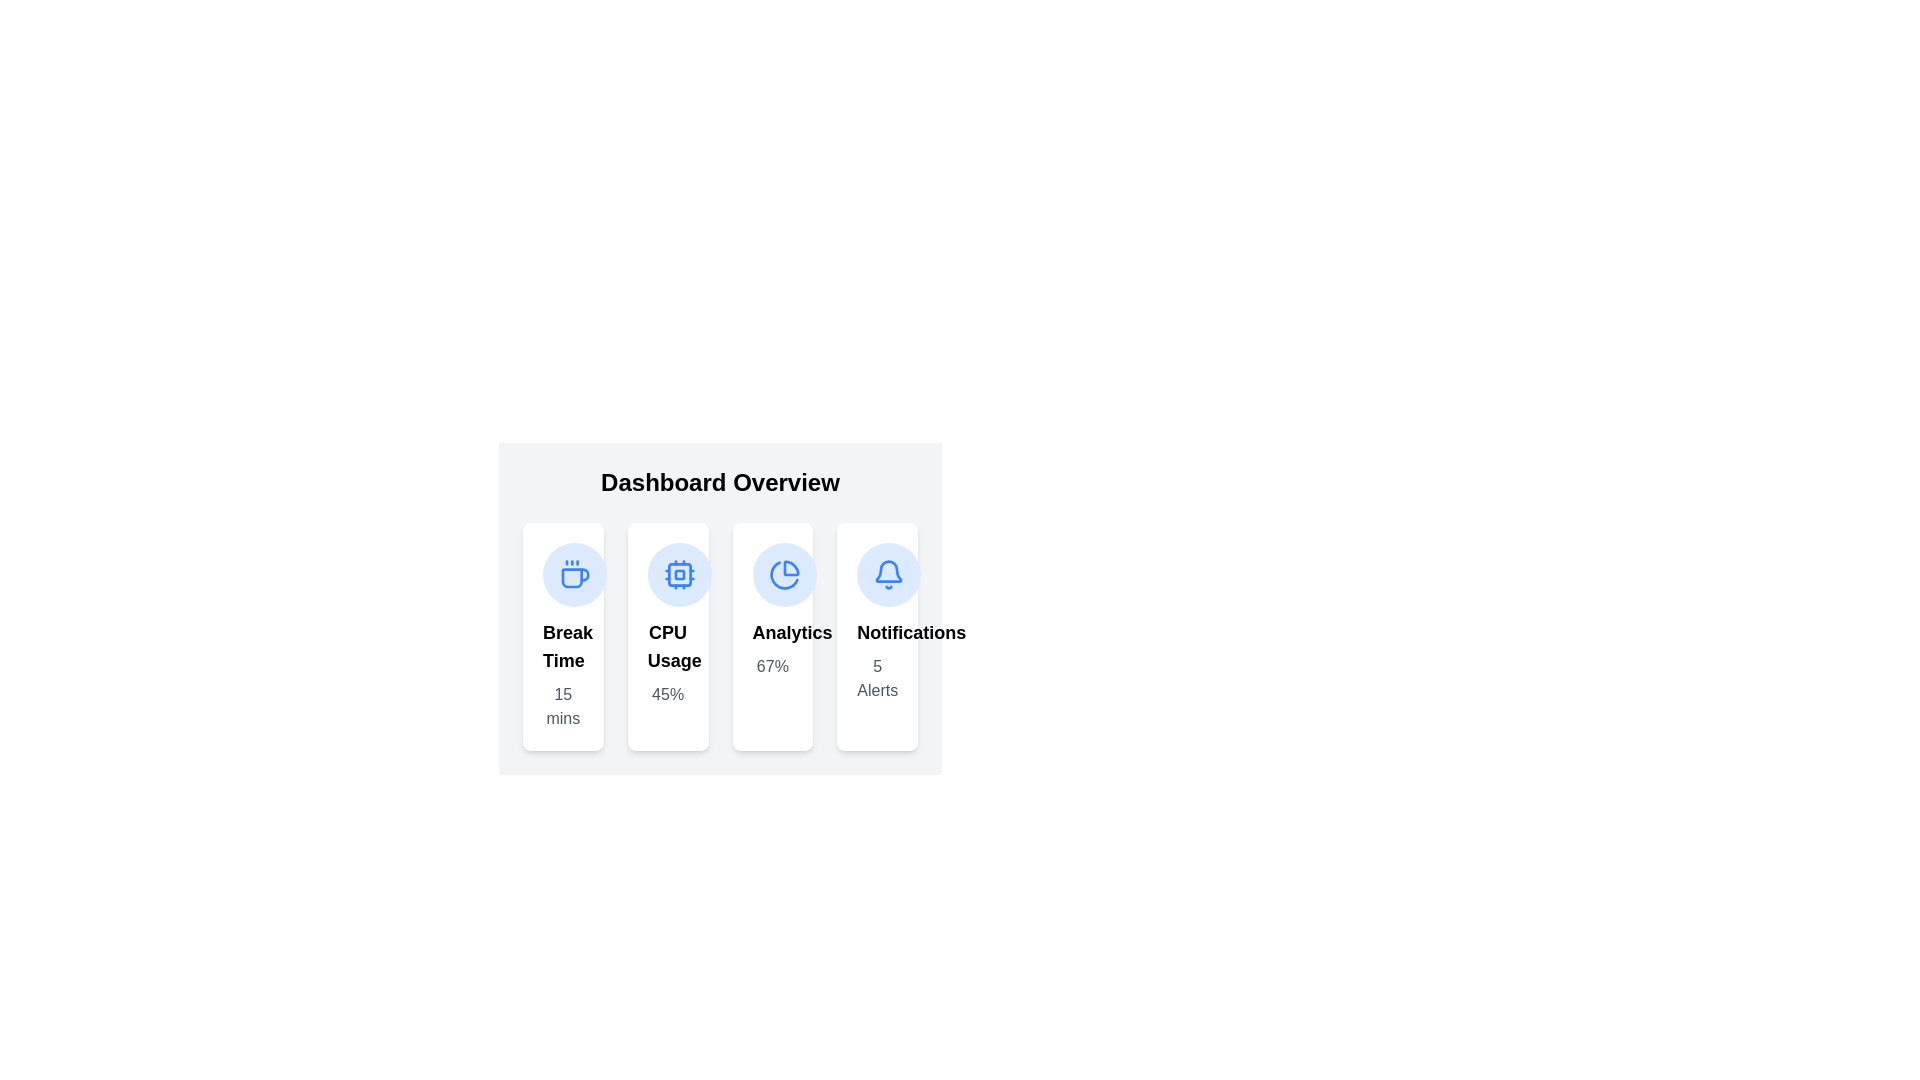 This screenshot has width=1920, height=1080. What do you see at coordinates (668, 663) in the screenshot?
I see `the 'CPU Usage' text display element which shows '45%' within a white card on the dashboard overview` at bounding box center [668, 663].